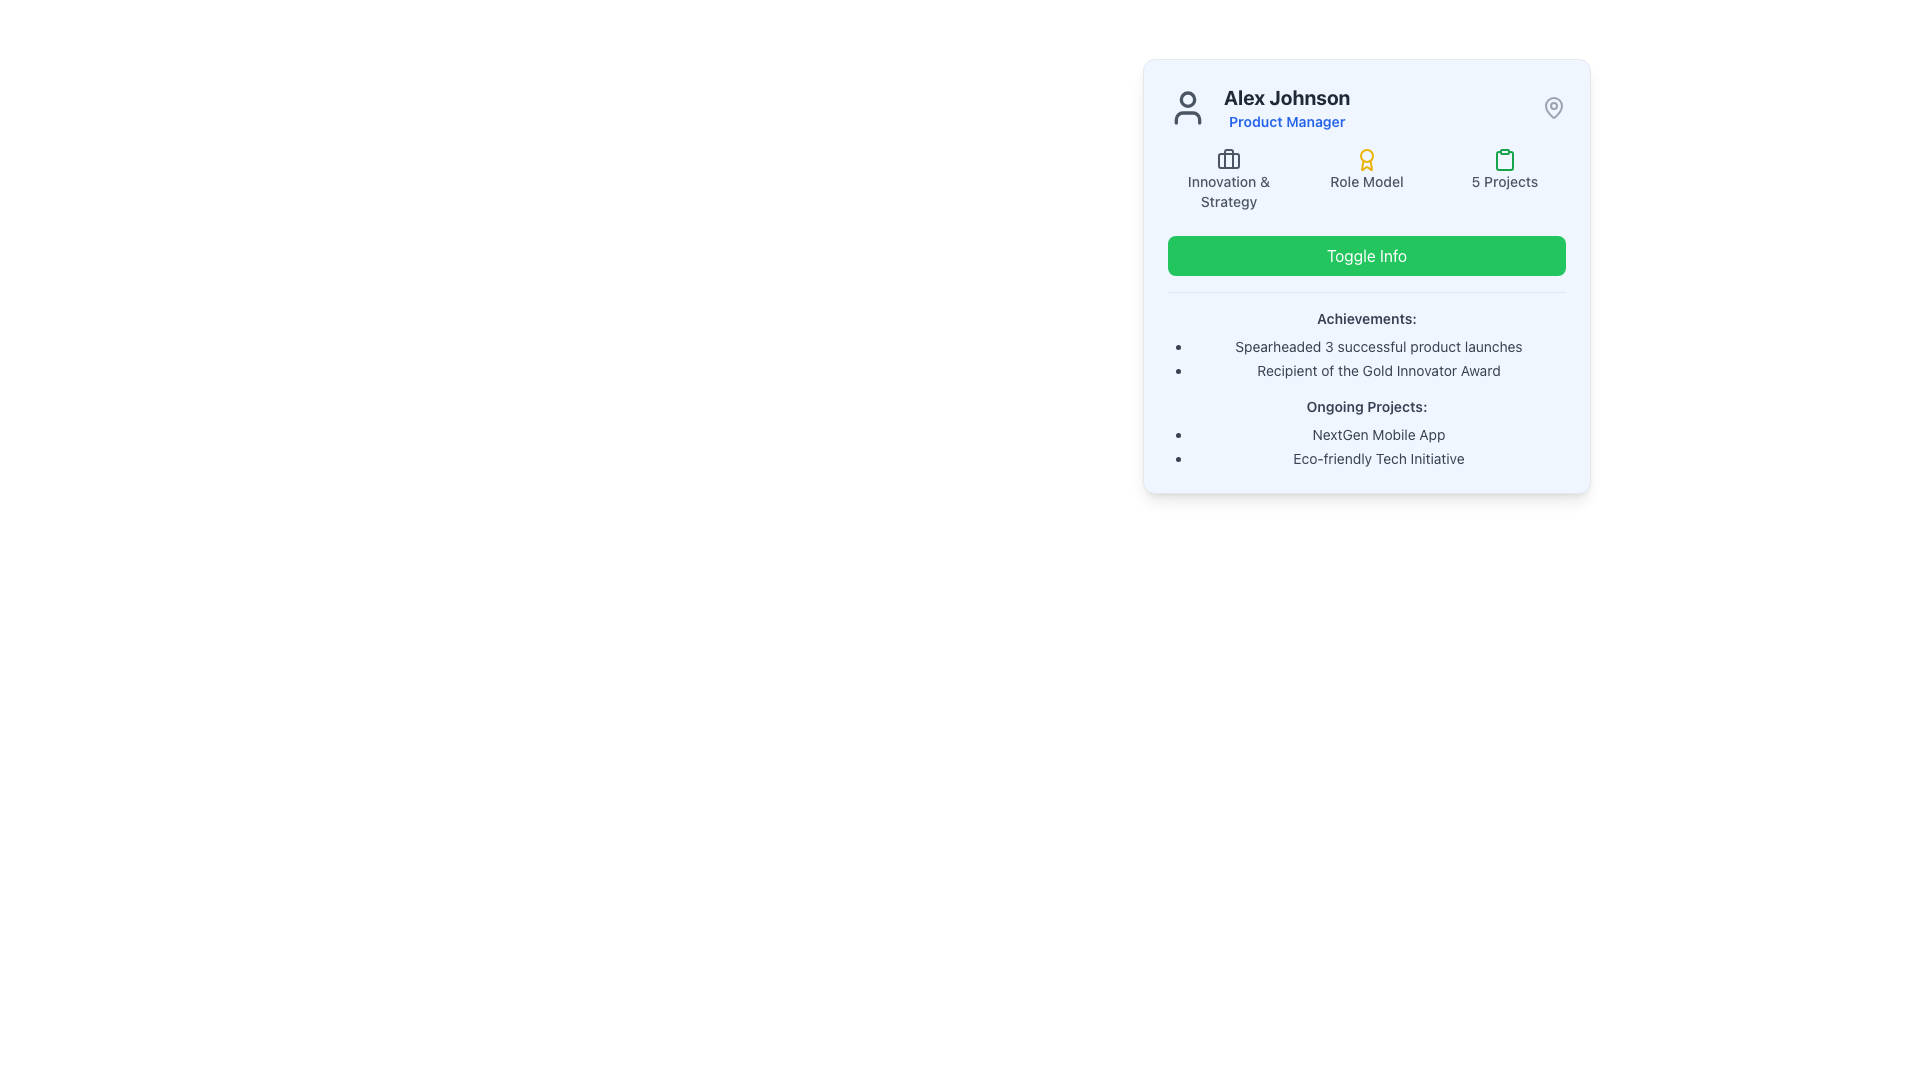 Image resolution: width=1920 pixels, height=1080 pixels. What do you see at coordinates (1377, 370) in the screenshot?
I see `the static text element that reads 'Recipient of the Gold Innovator Award', which is the second item in a bulleted list under the 'Achievements:' section` at bounding box center [1377, 370].